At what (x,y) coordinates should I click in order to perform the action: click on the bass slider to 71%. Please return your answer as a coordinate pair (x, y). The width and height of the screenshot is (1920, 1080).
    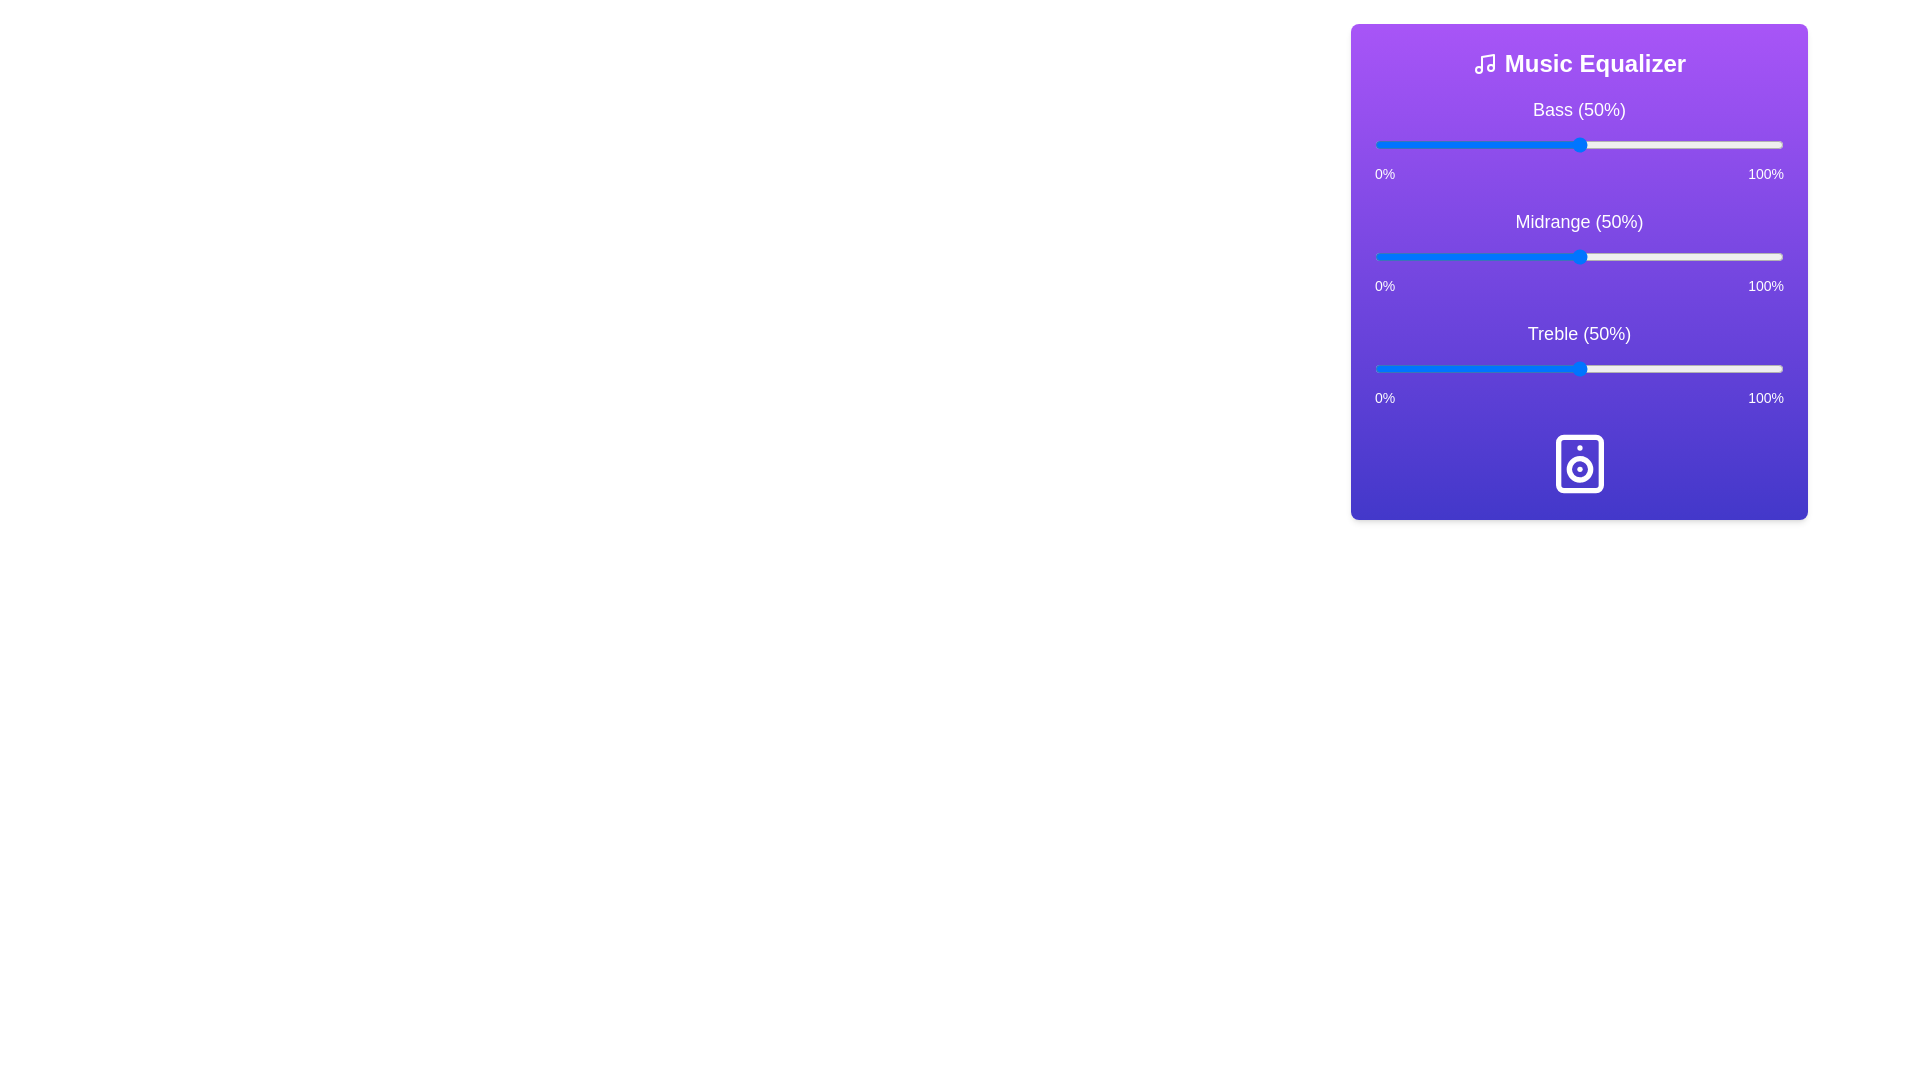
    Looking at the image, I should click on (1665, 144).